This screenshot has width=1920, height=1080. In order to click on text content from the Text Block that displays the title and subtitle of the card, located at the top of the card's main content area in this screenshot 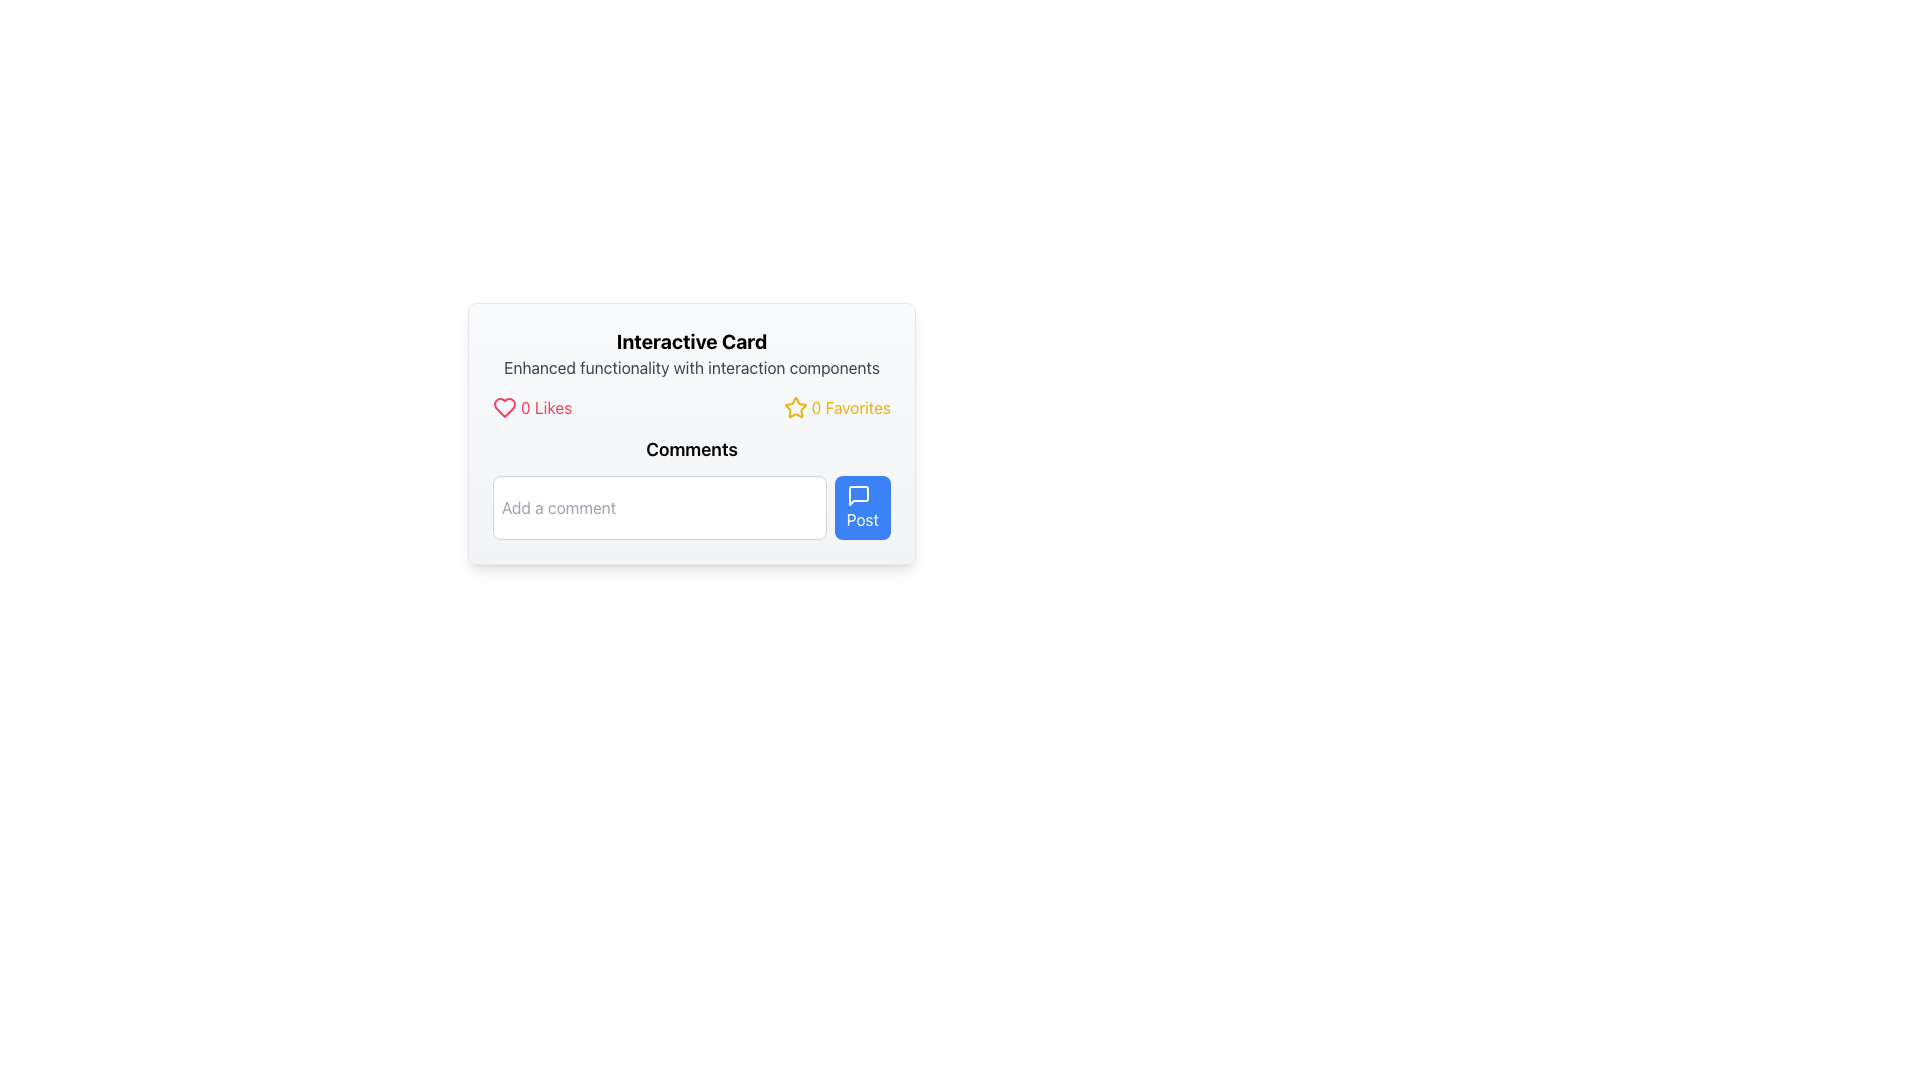, I will do `click(691, 353)`.